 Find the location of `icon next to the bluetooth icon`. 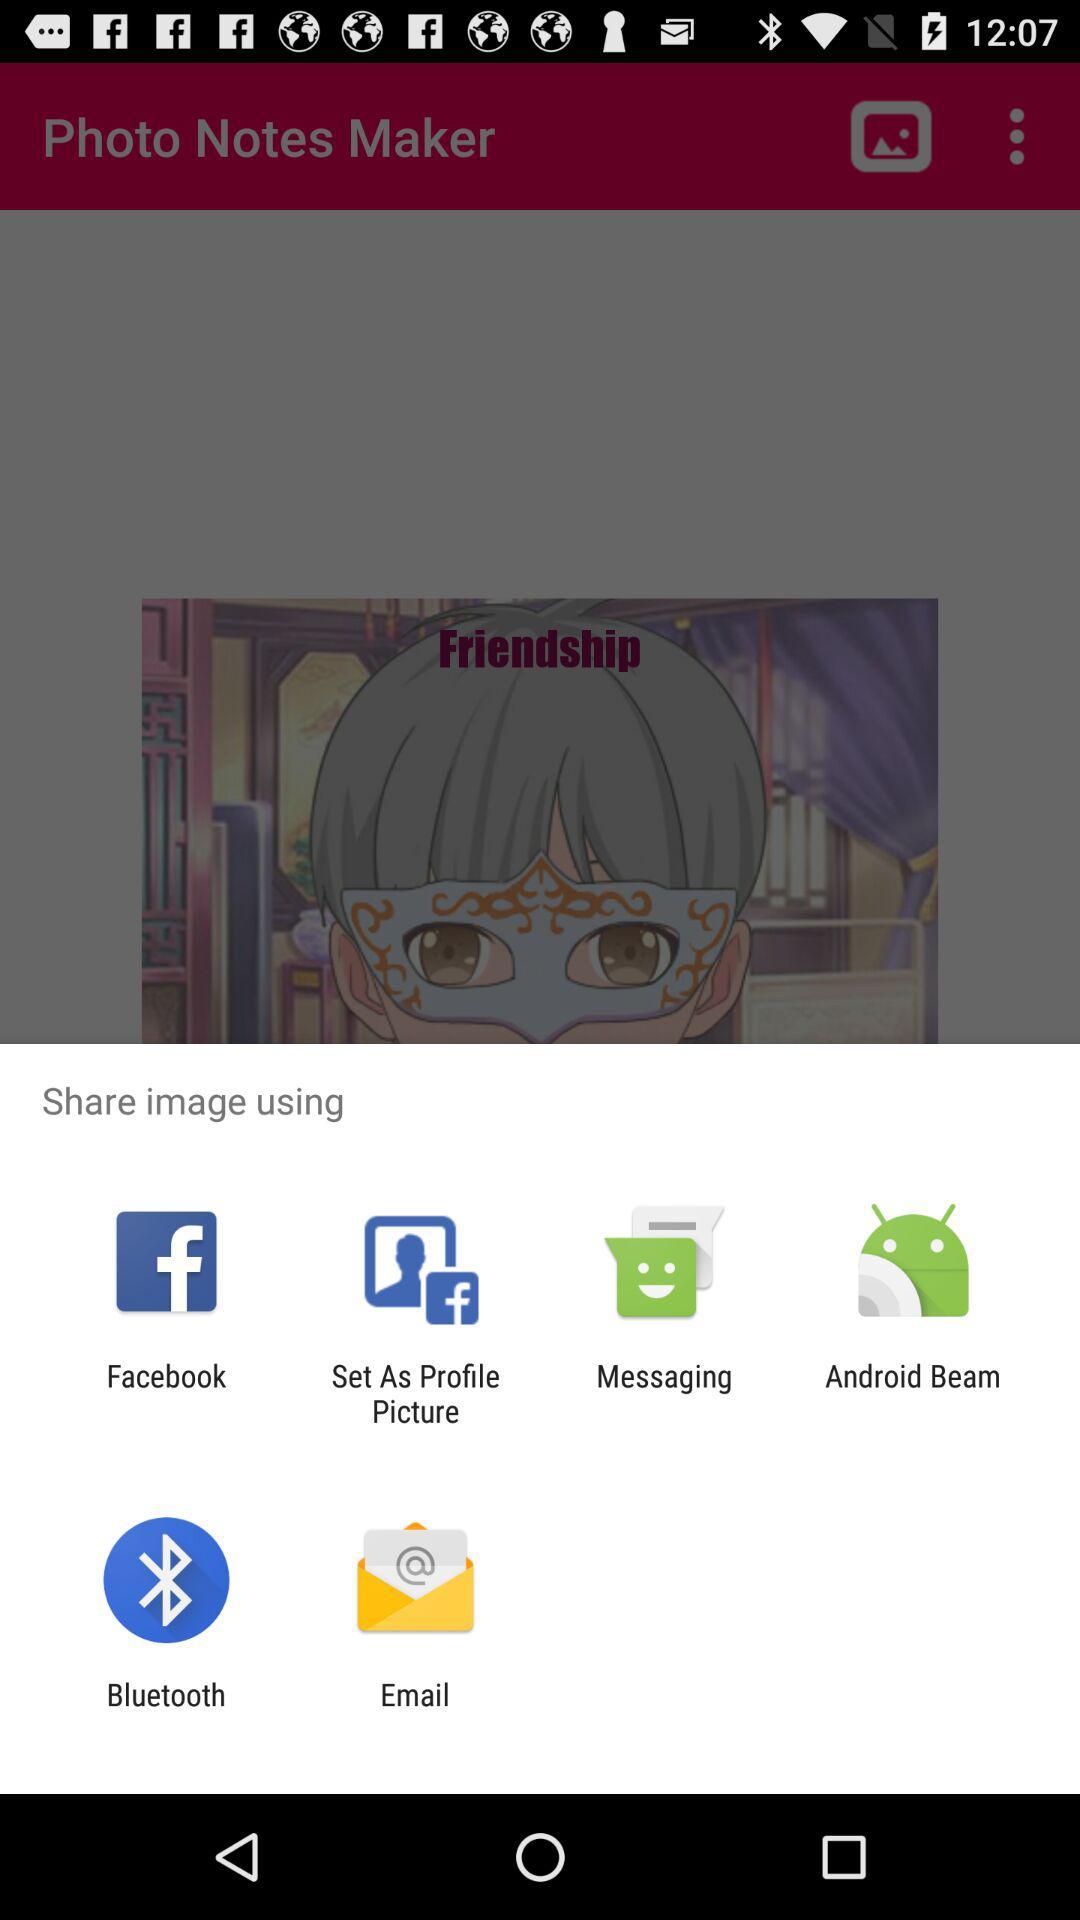

icon next to the bluetooth icon is located at coordinates (414, 1711).